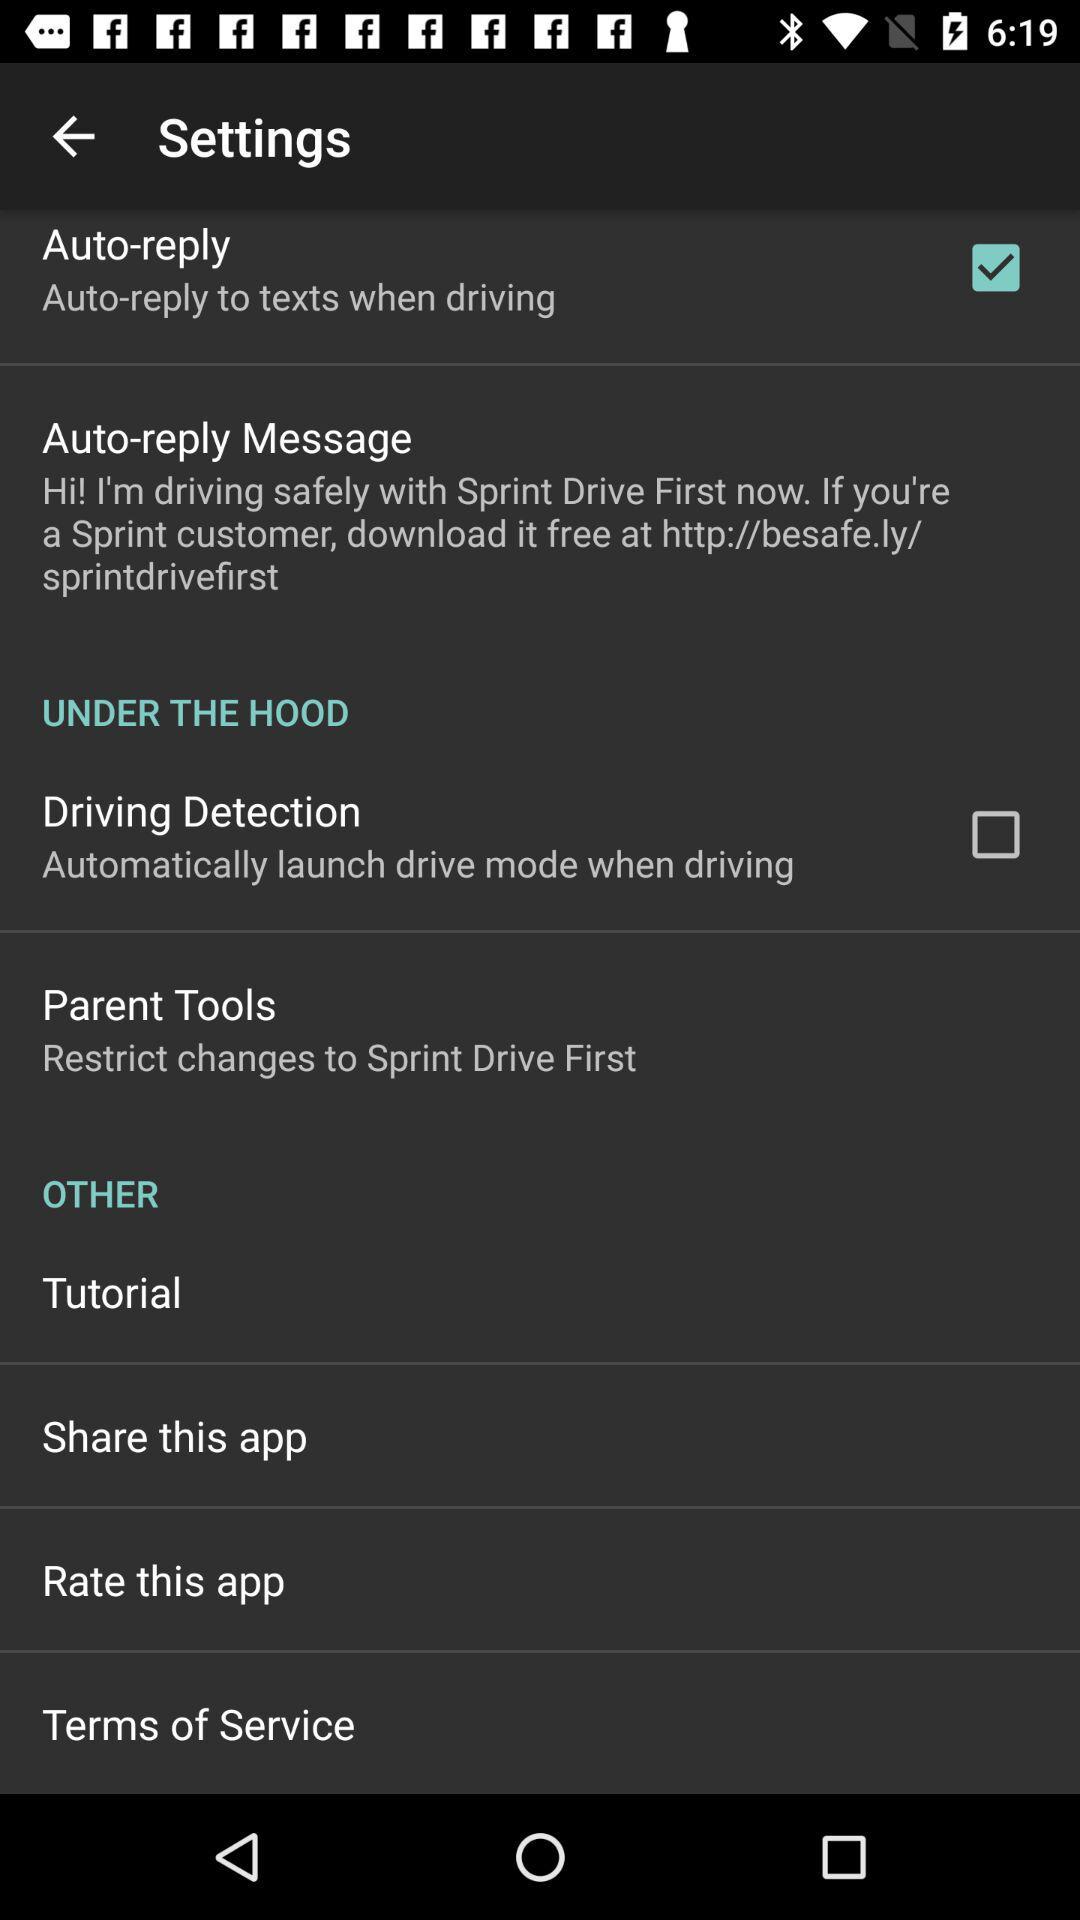 The width and height of the screenshot is (1080, 1920). What do you see at coordinates (112, 1291) in the screenshot?
I see `the icon above share this app` at bounding box center [112, 1291].